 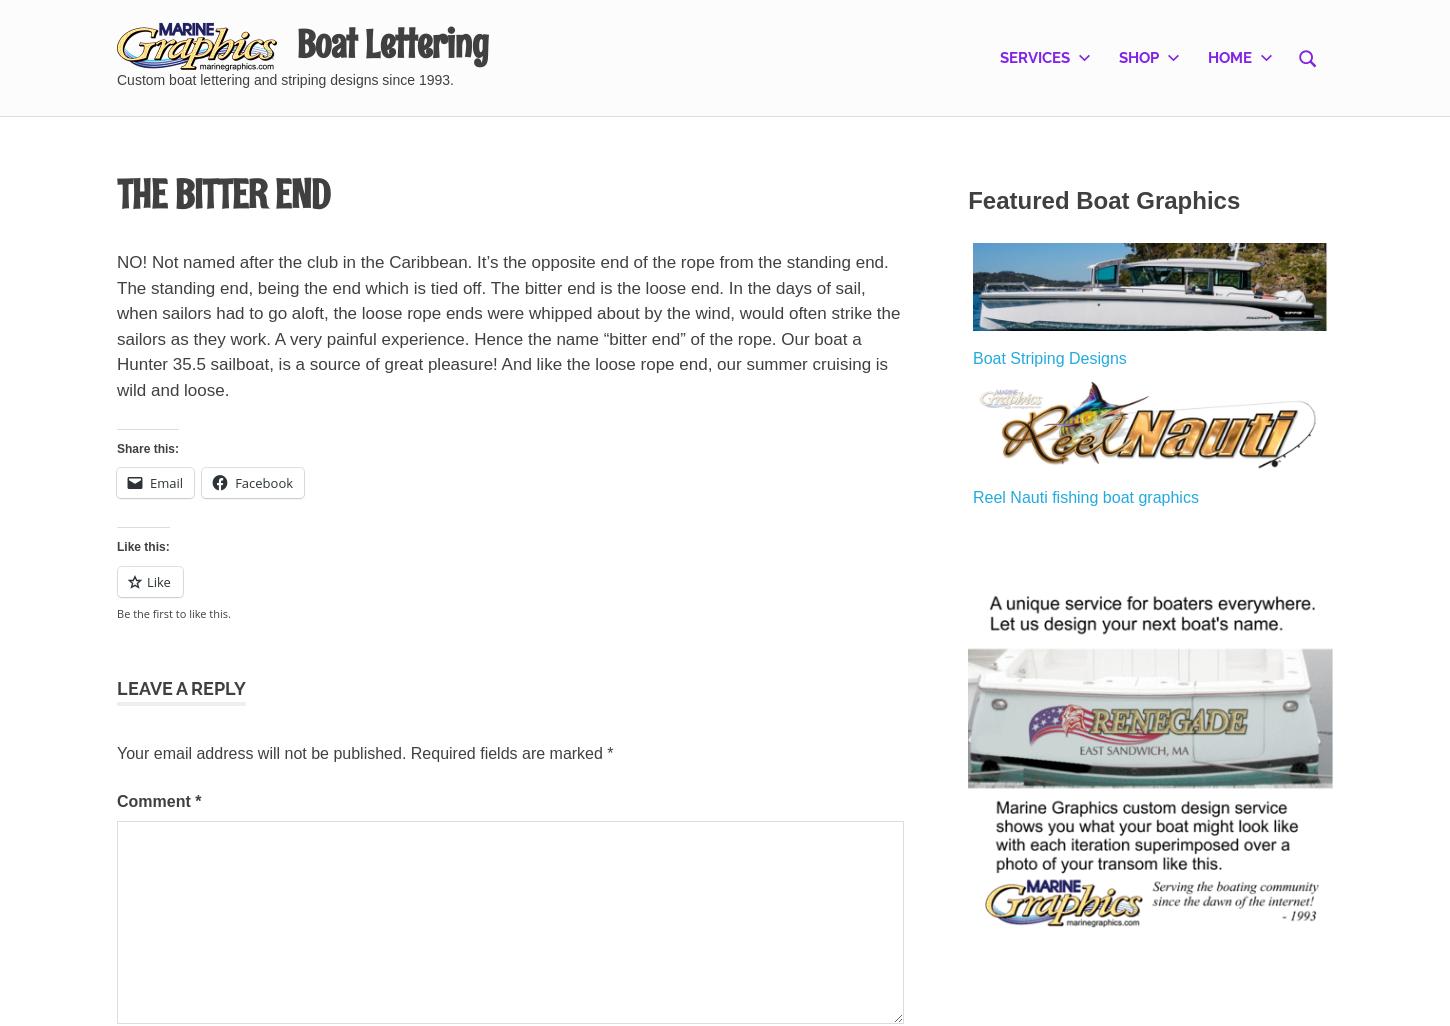 What do you see at coordinates (264, 481) in the screenshot?
I see `'Facebook'` at bounding box center [264, 481].